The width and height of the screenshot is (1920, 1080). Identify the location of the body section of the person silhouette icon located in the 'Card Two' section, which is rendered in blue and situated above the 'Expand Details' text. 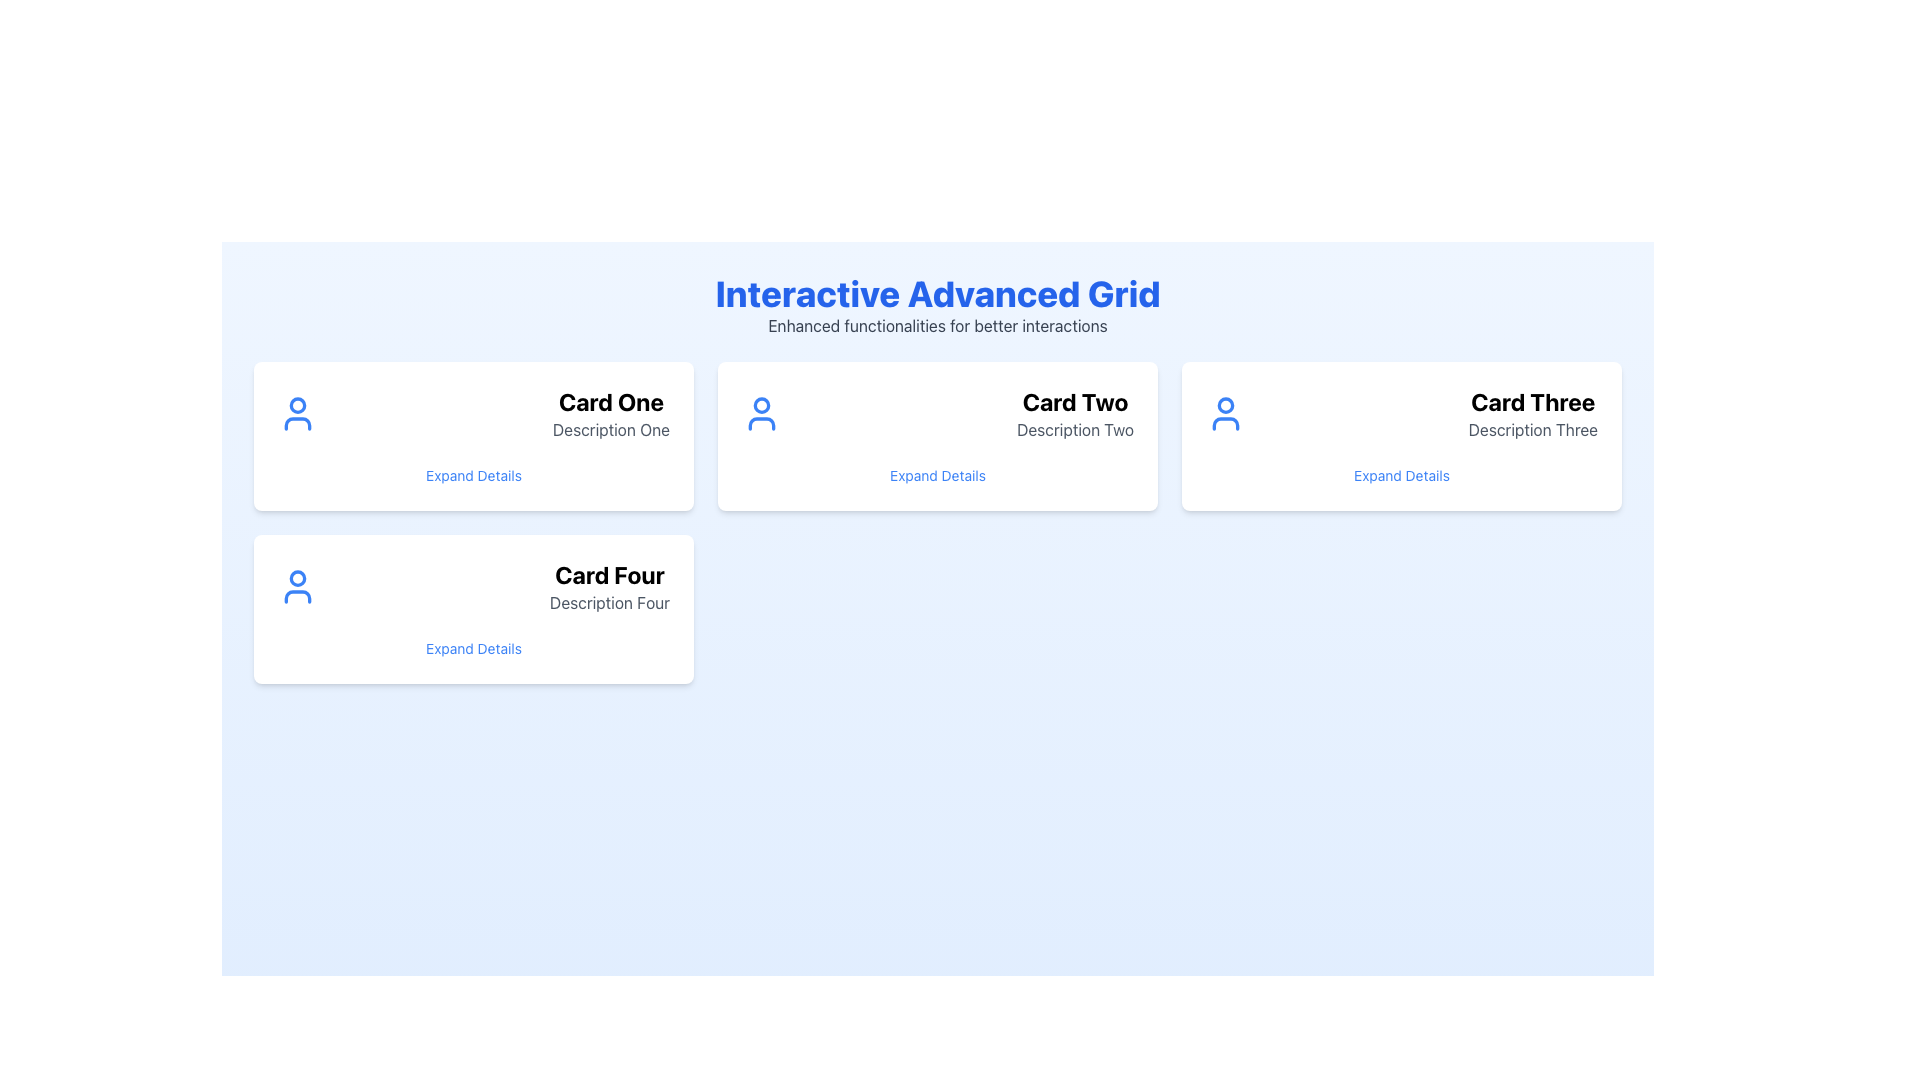
(761, 423).